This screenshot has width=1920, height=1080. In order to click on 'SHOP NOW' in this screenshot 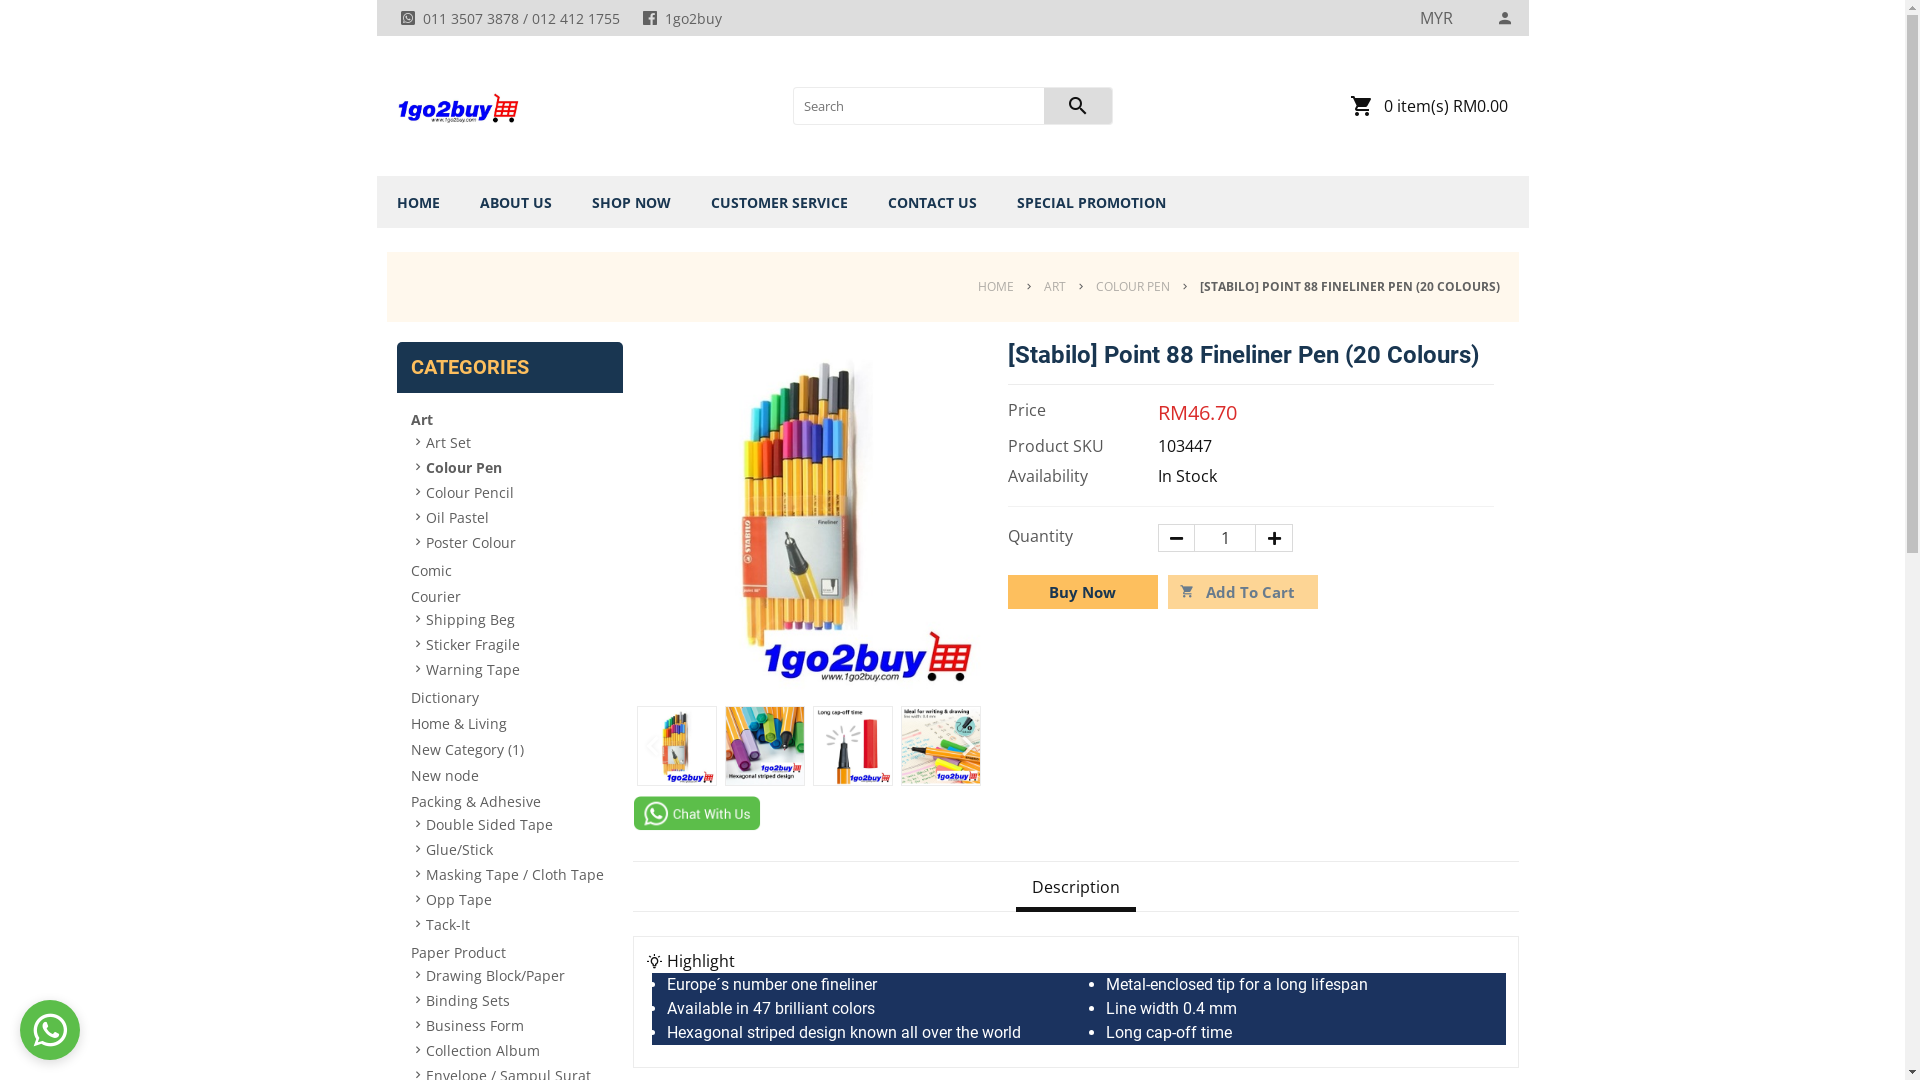, I will do `click(630, 202)`.